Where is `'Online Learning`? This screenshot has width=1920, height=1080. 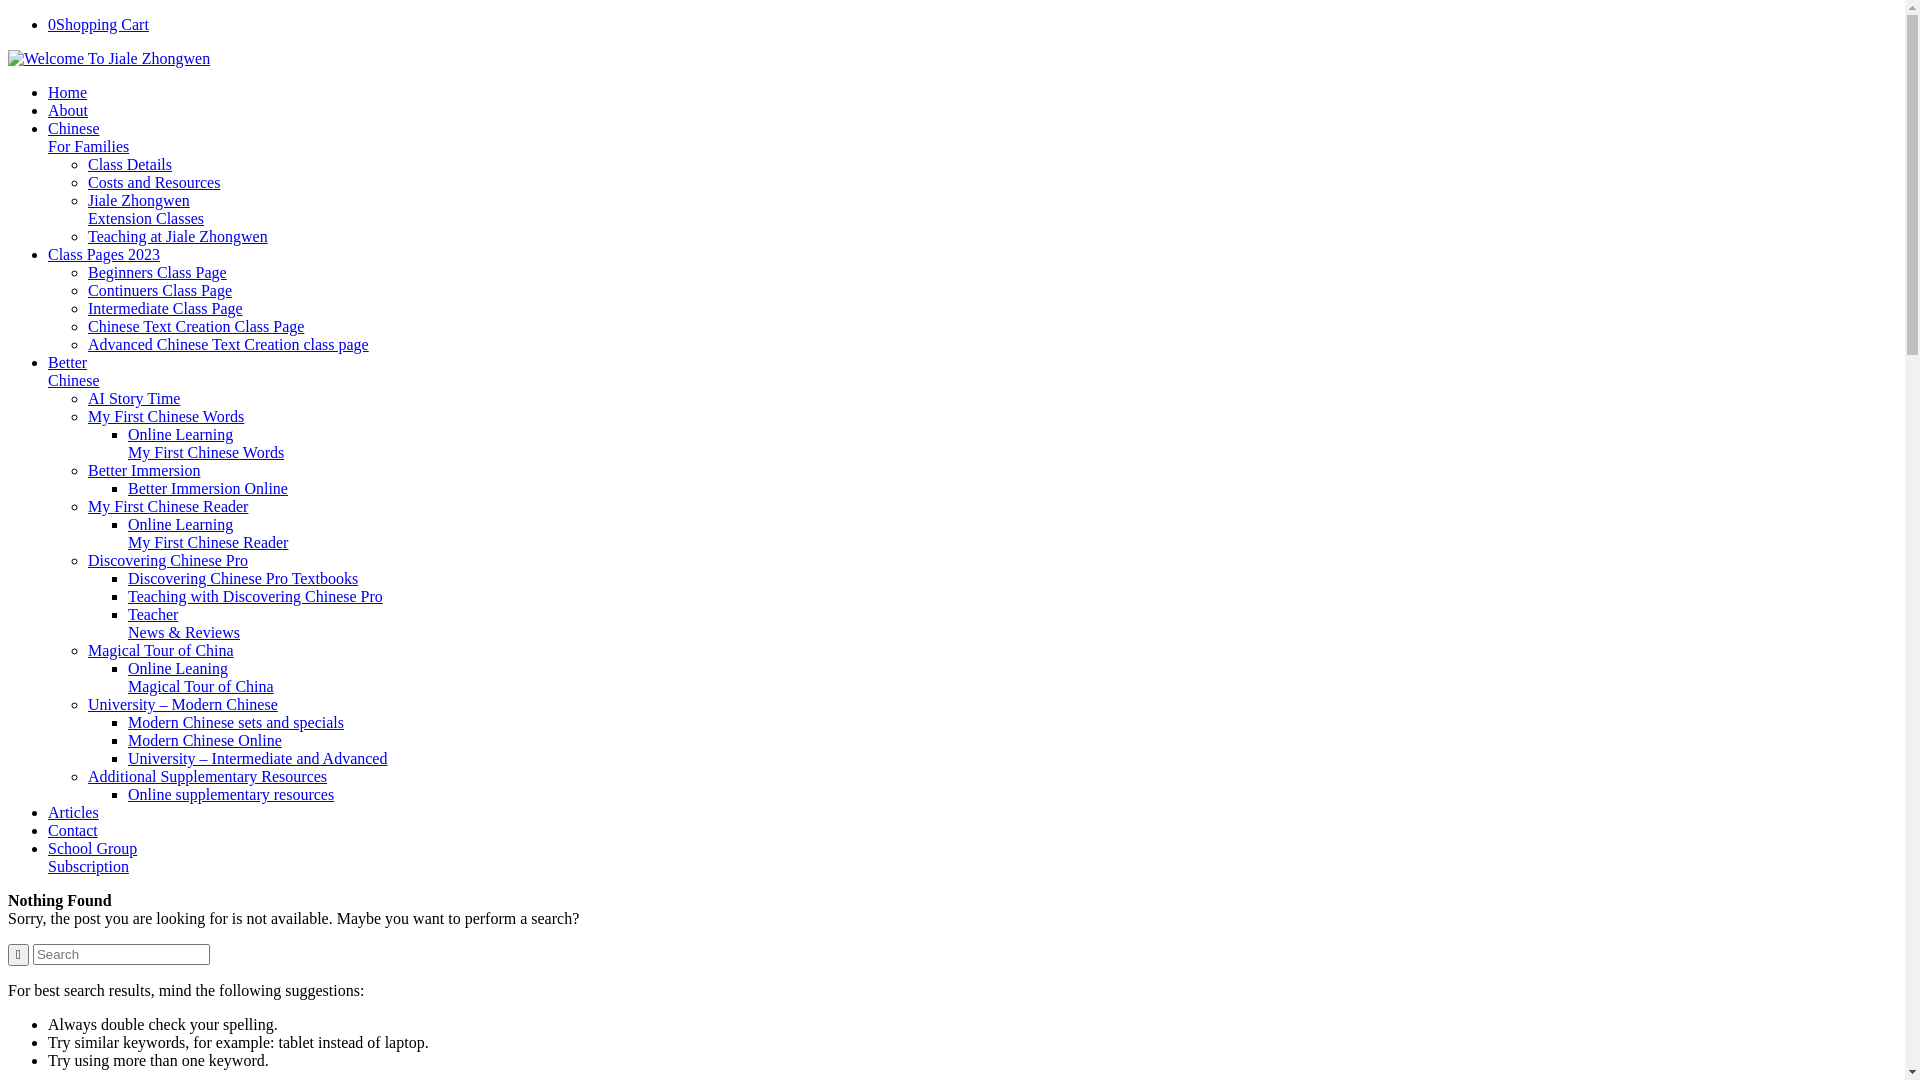
'Online Learning is located at coordinates (207, 532).